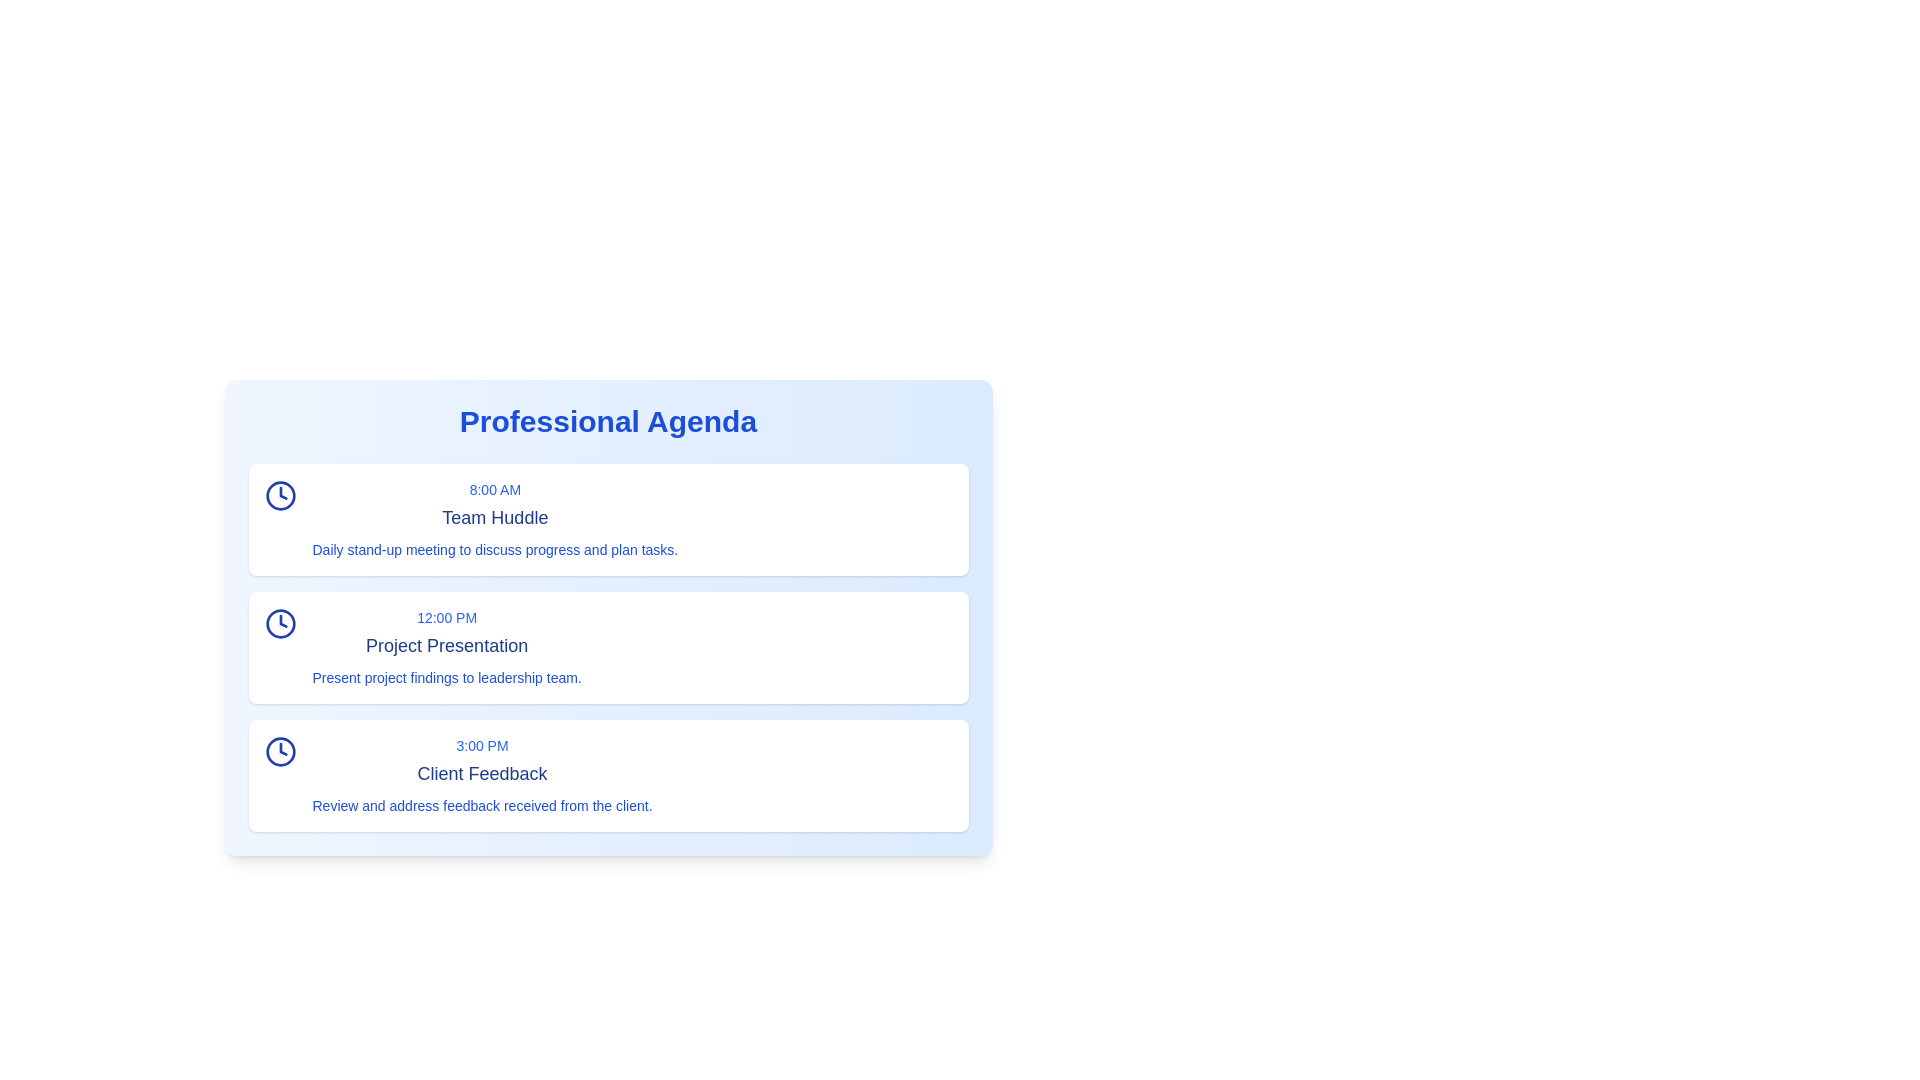 The height and width of the screenshot is (1080, 1920). What do you see at coordinates (445, 648) in the screenshot?
I see `the scheduled agenda item for 'Project Presentation' at 12:00 PM` at bounding box center [445, 648].